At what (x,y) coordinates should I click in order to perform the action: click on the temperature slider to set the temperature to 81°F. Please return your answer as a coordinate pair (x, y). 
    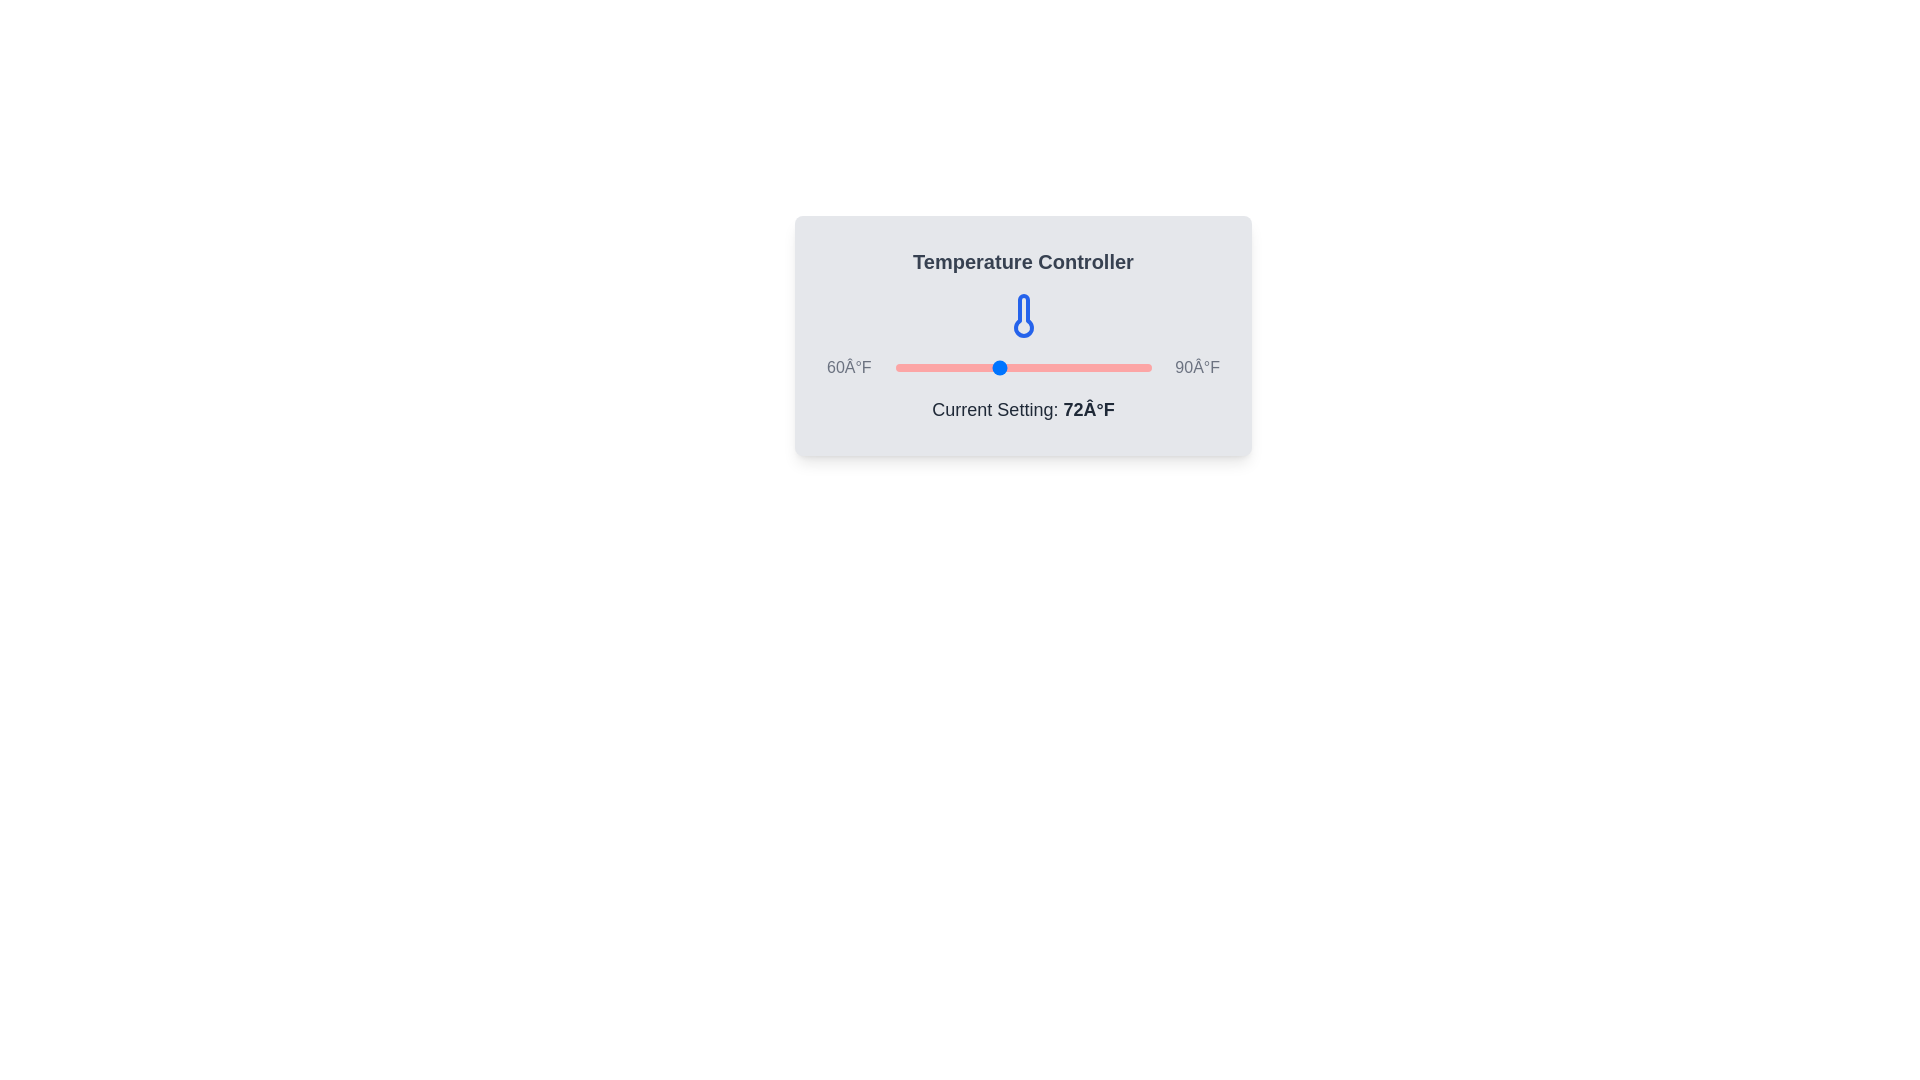
    Looking at the image, I should click on (1073, 367).